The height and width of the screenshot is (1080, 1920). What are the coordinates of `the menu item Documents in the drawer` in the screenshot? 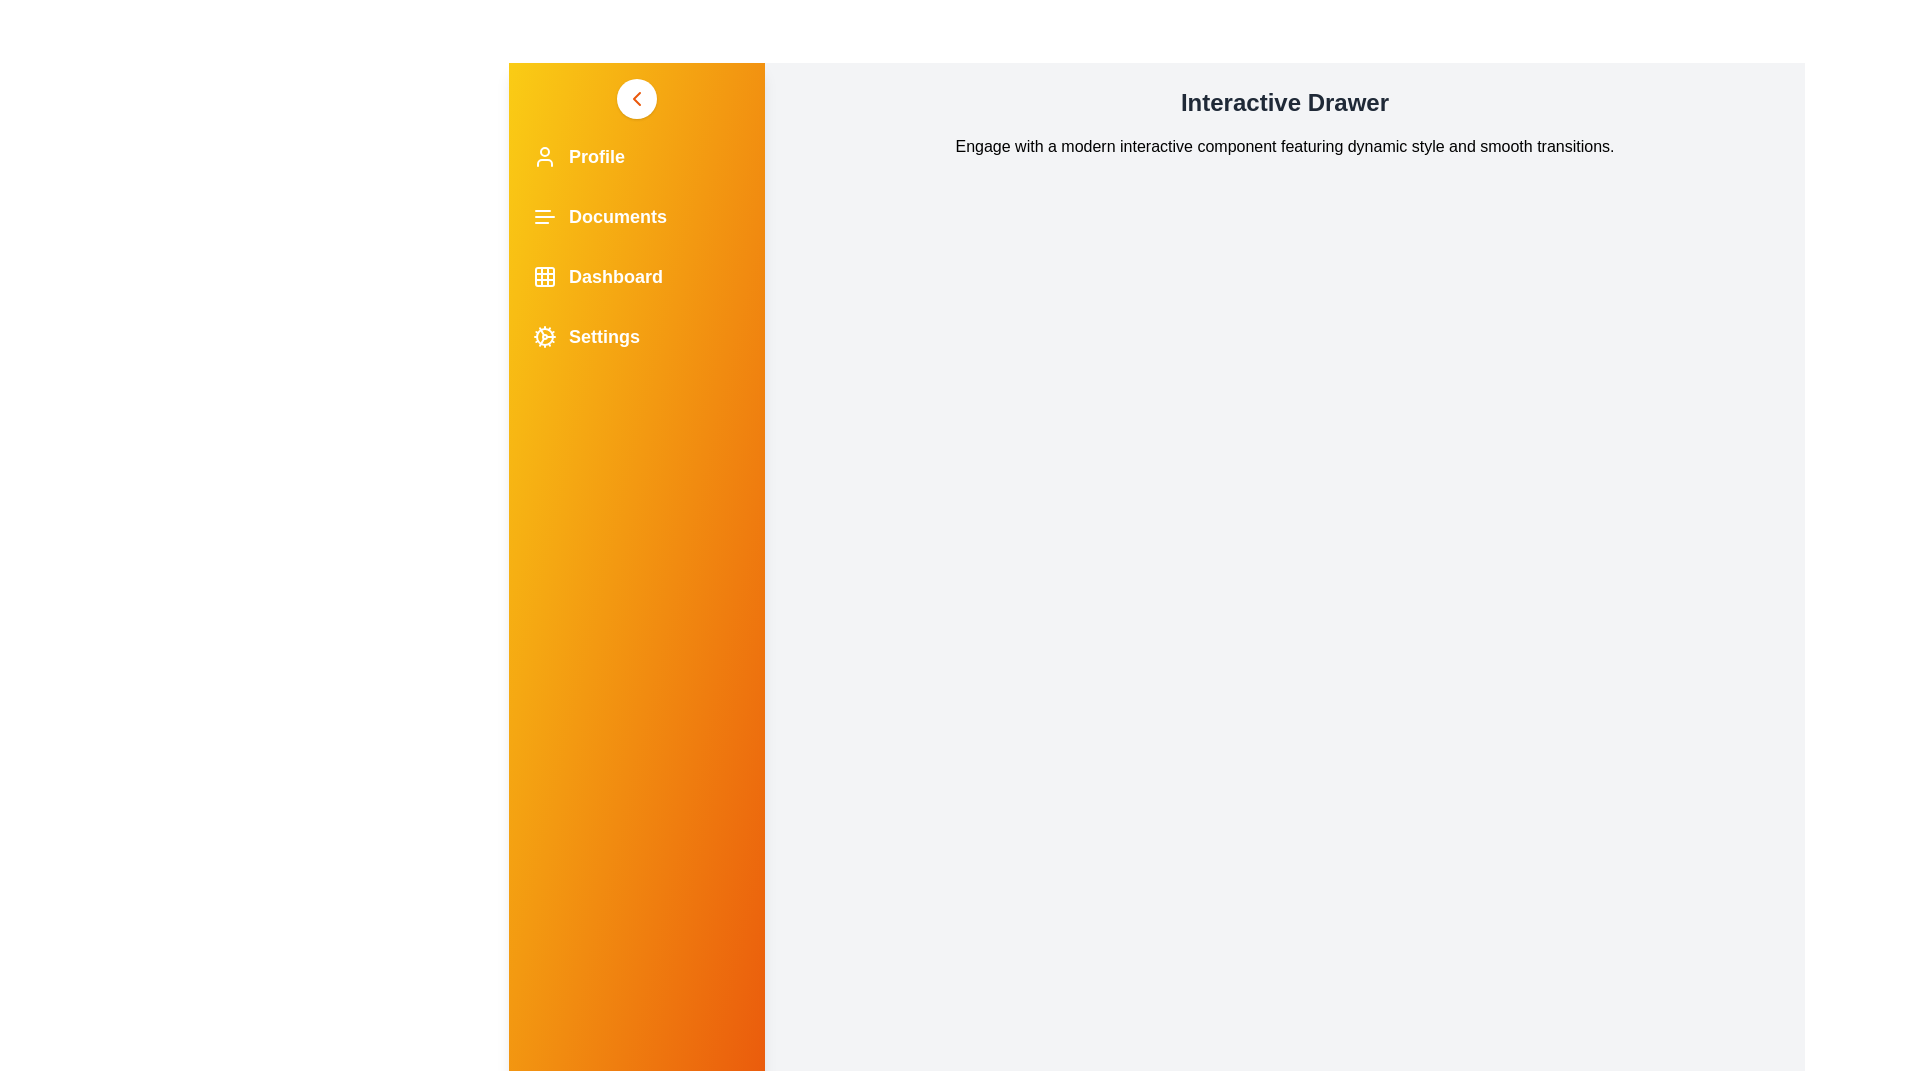 It's located at (636, 216).